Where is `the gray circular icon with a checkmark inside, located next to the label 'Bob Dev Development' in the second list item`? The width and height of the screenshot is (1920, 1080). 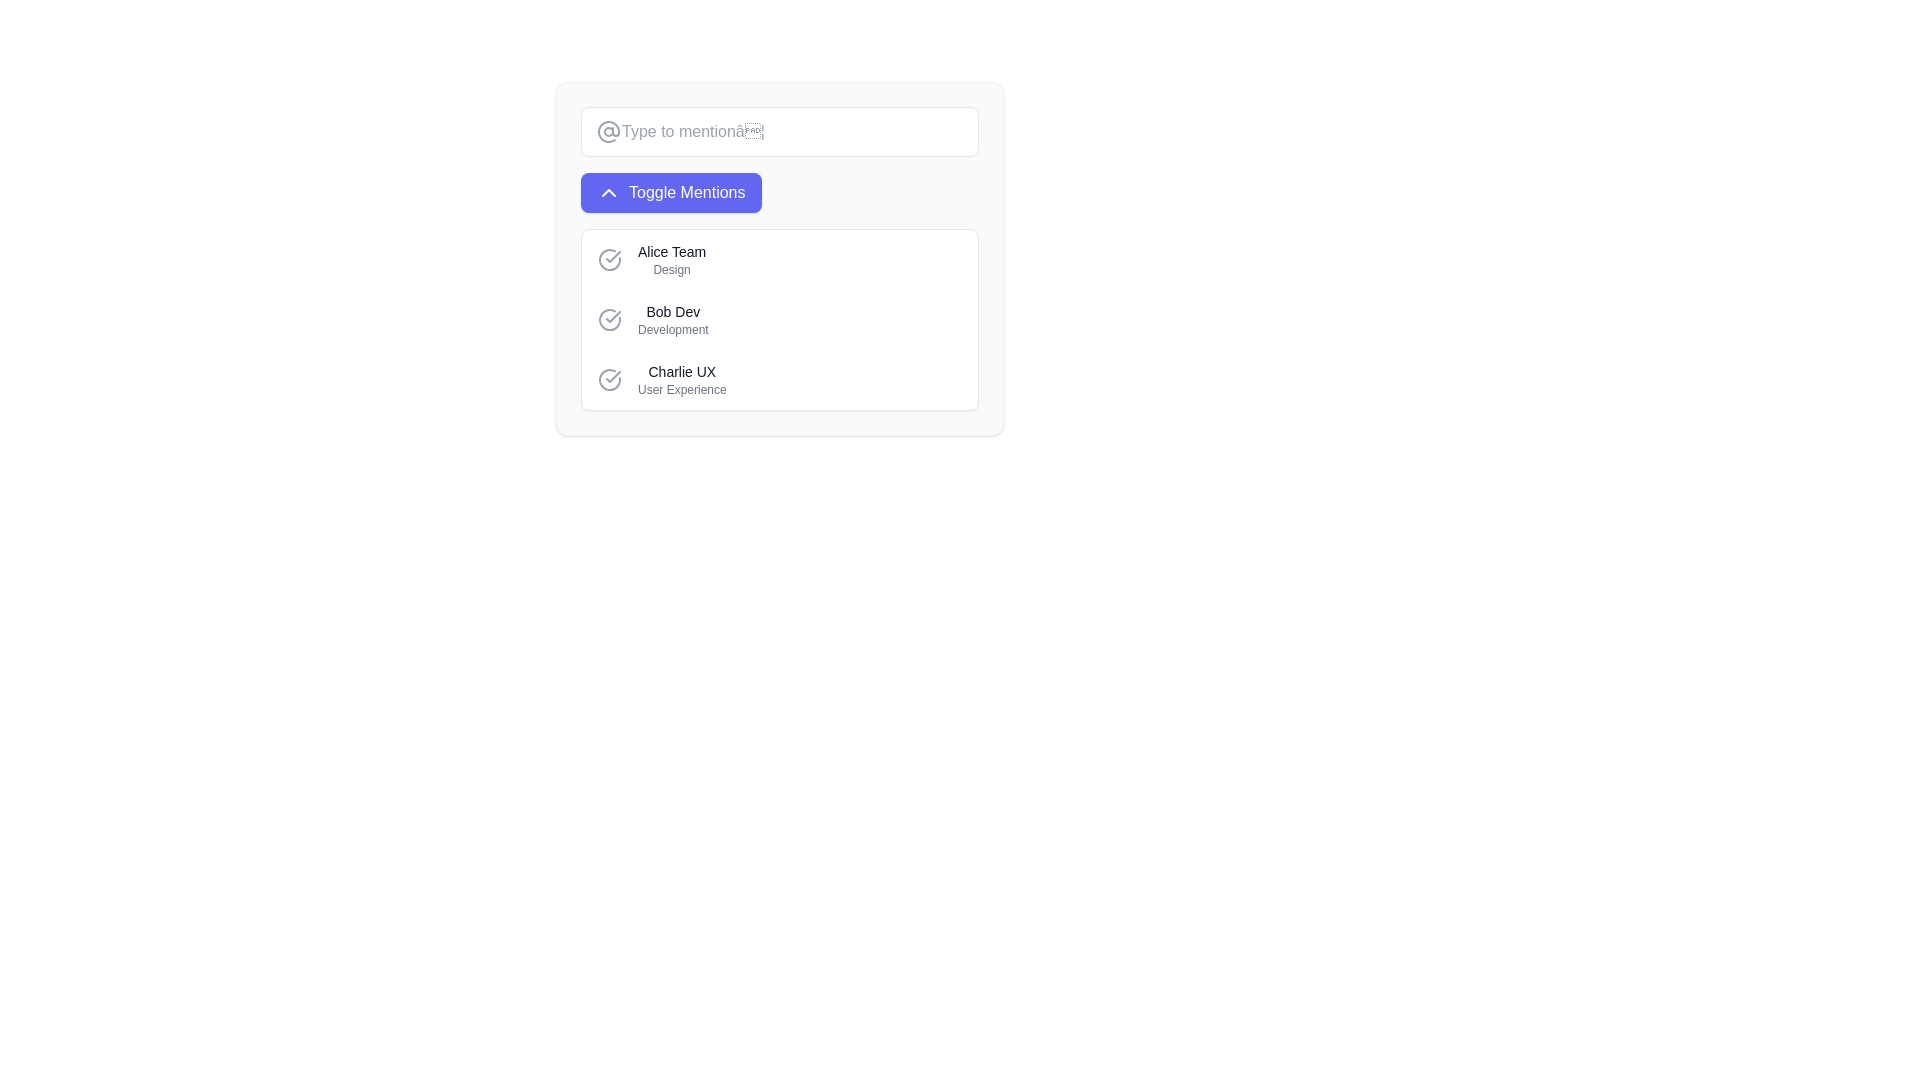 the gray circular icon with a checkmark inside, located next to the label 'Bob Dev Development' in the second list item is located at coordinates (608, 319).